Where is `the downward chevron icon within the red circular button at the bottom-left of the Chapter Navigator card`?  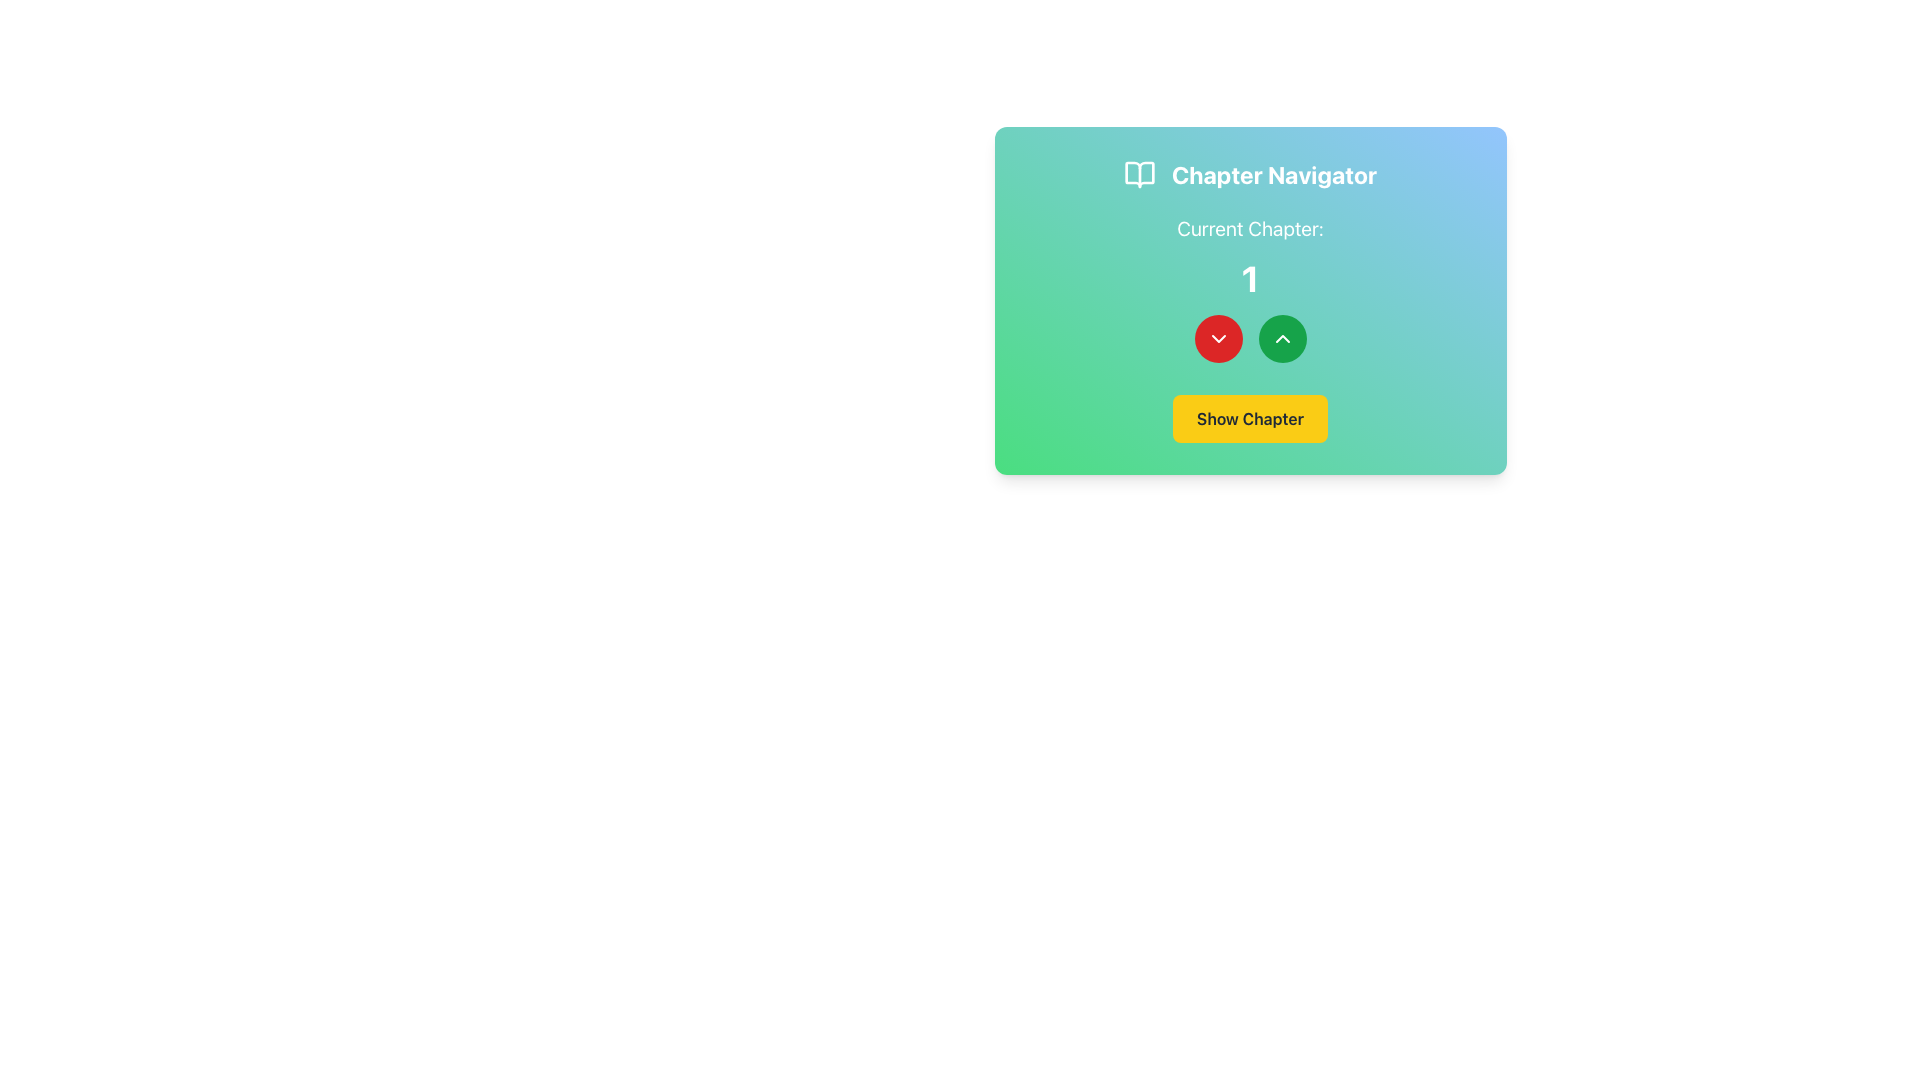 the downward chevron icon within the red circular button at the bottom-left of the Chapter Navigator card is located at coordinates (1217, 338).